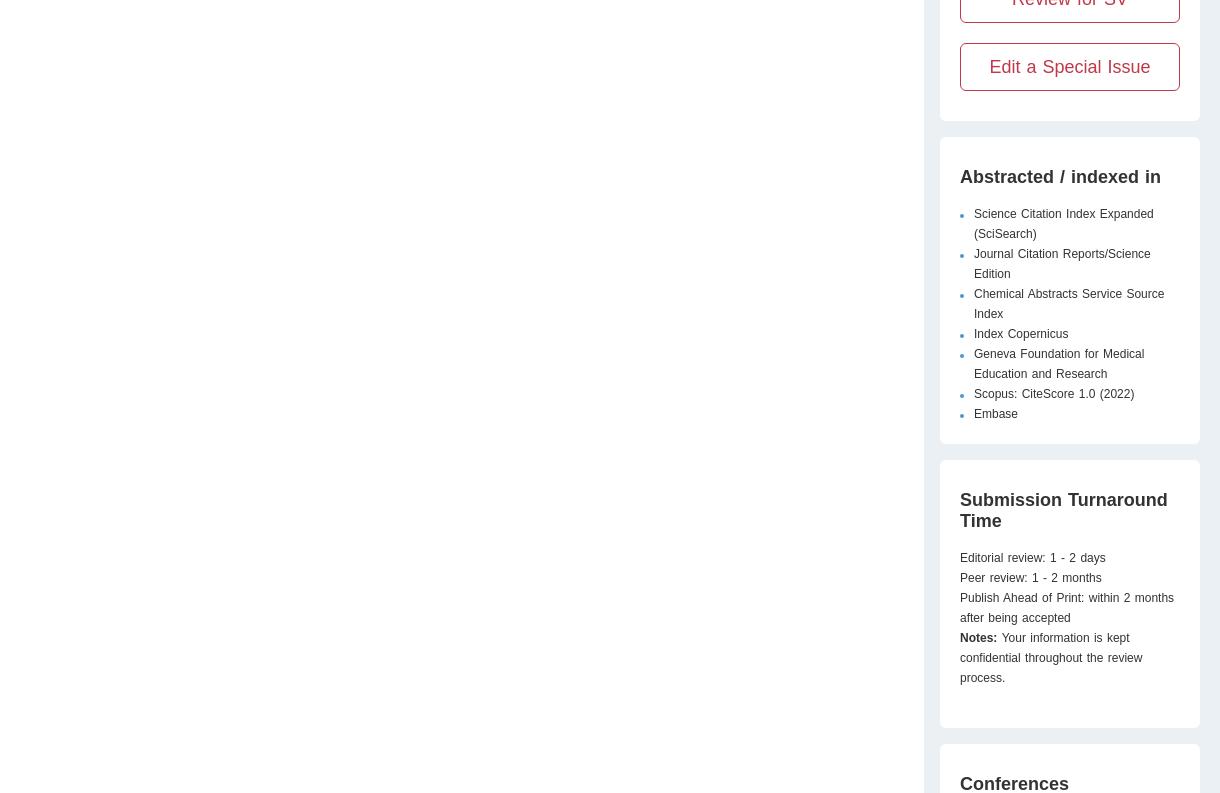 The height and width of the screenshot is (793, 1220). Describe the element at coordinates (973, 334) in the screenshot. I see `'Index Copernicus'` at that location.